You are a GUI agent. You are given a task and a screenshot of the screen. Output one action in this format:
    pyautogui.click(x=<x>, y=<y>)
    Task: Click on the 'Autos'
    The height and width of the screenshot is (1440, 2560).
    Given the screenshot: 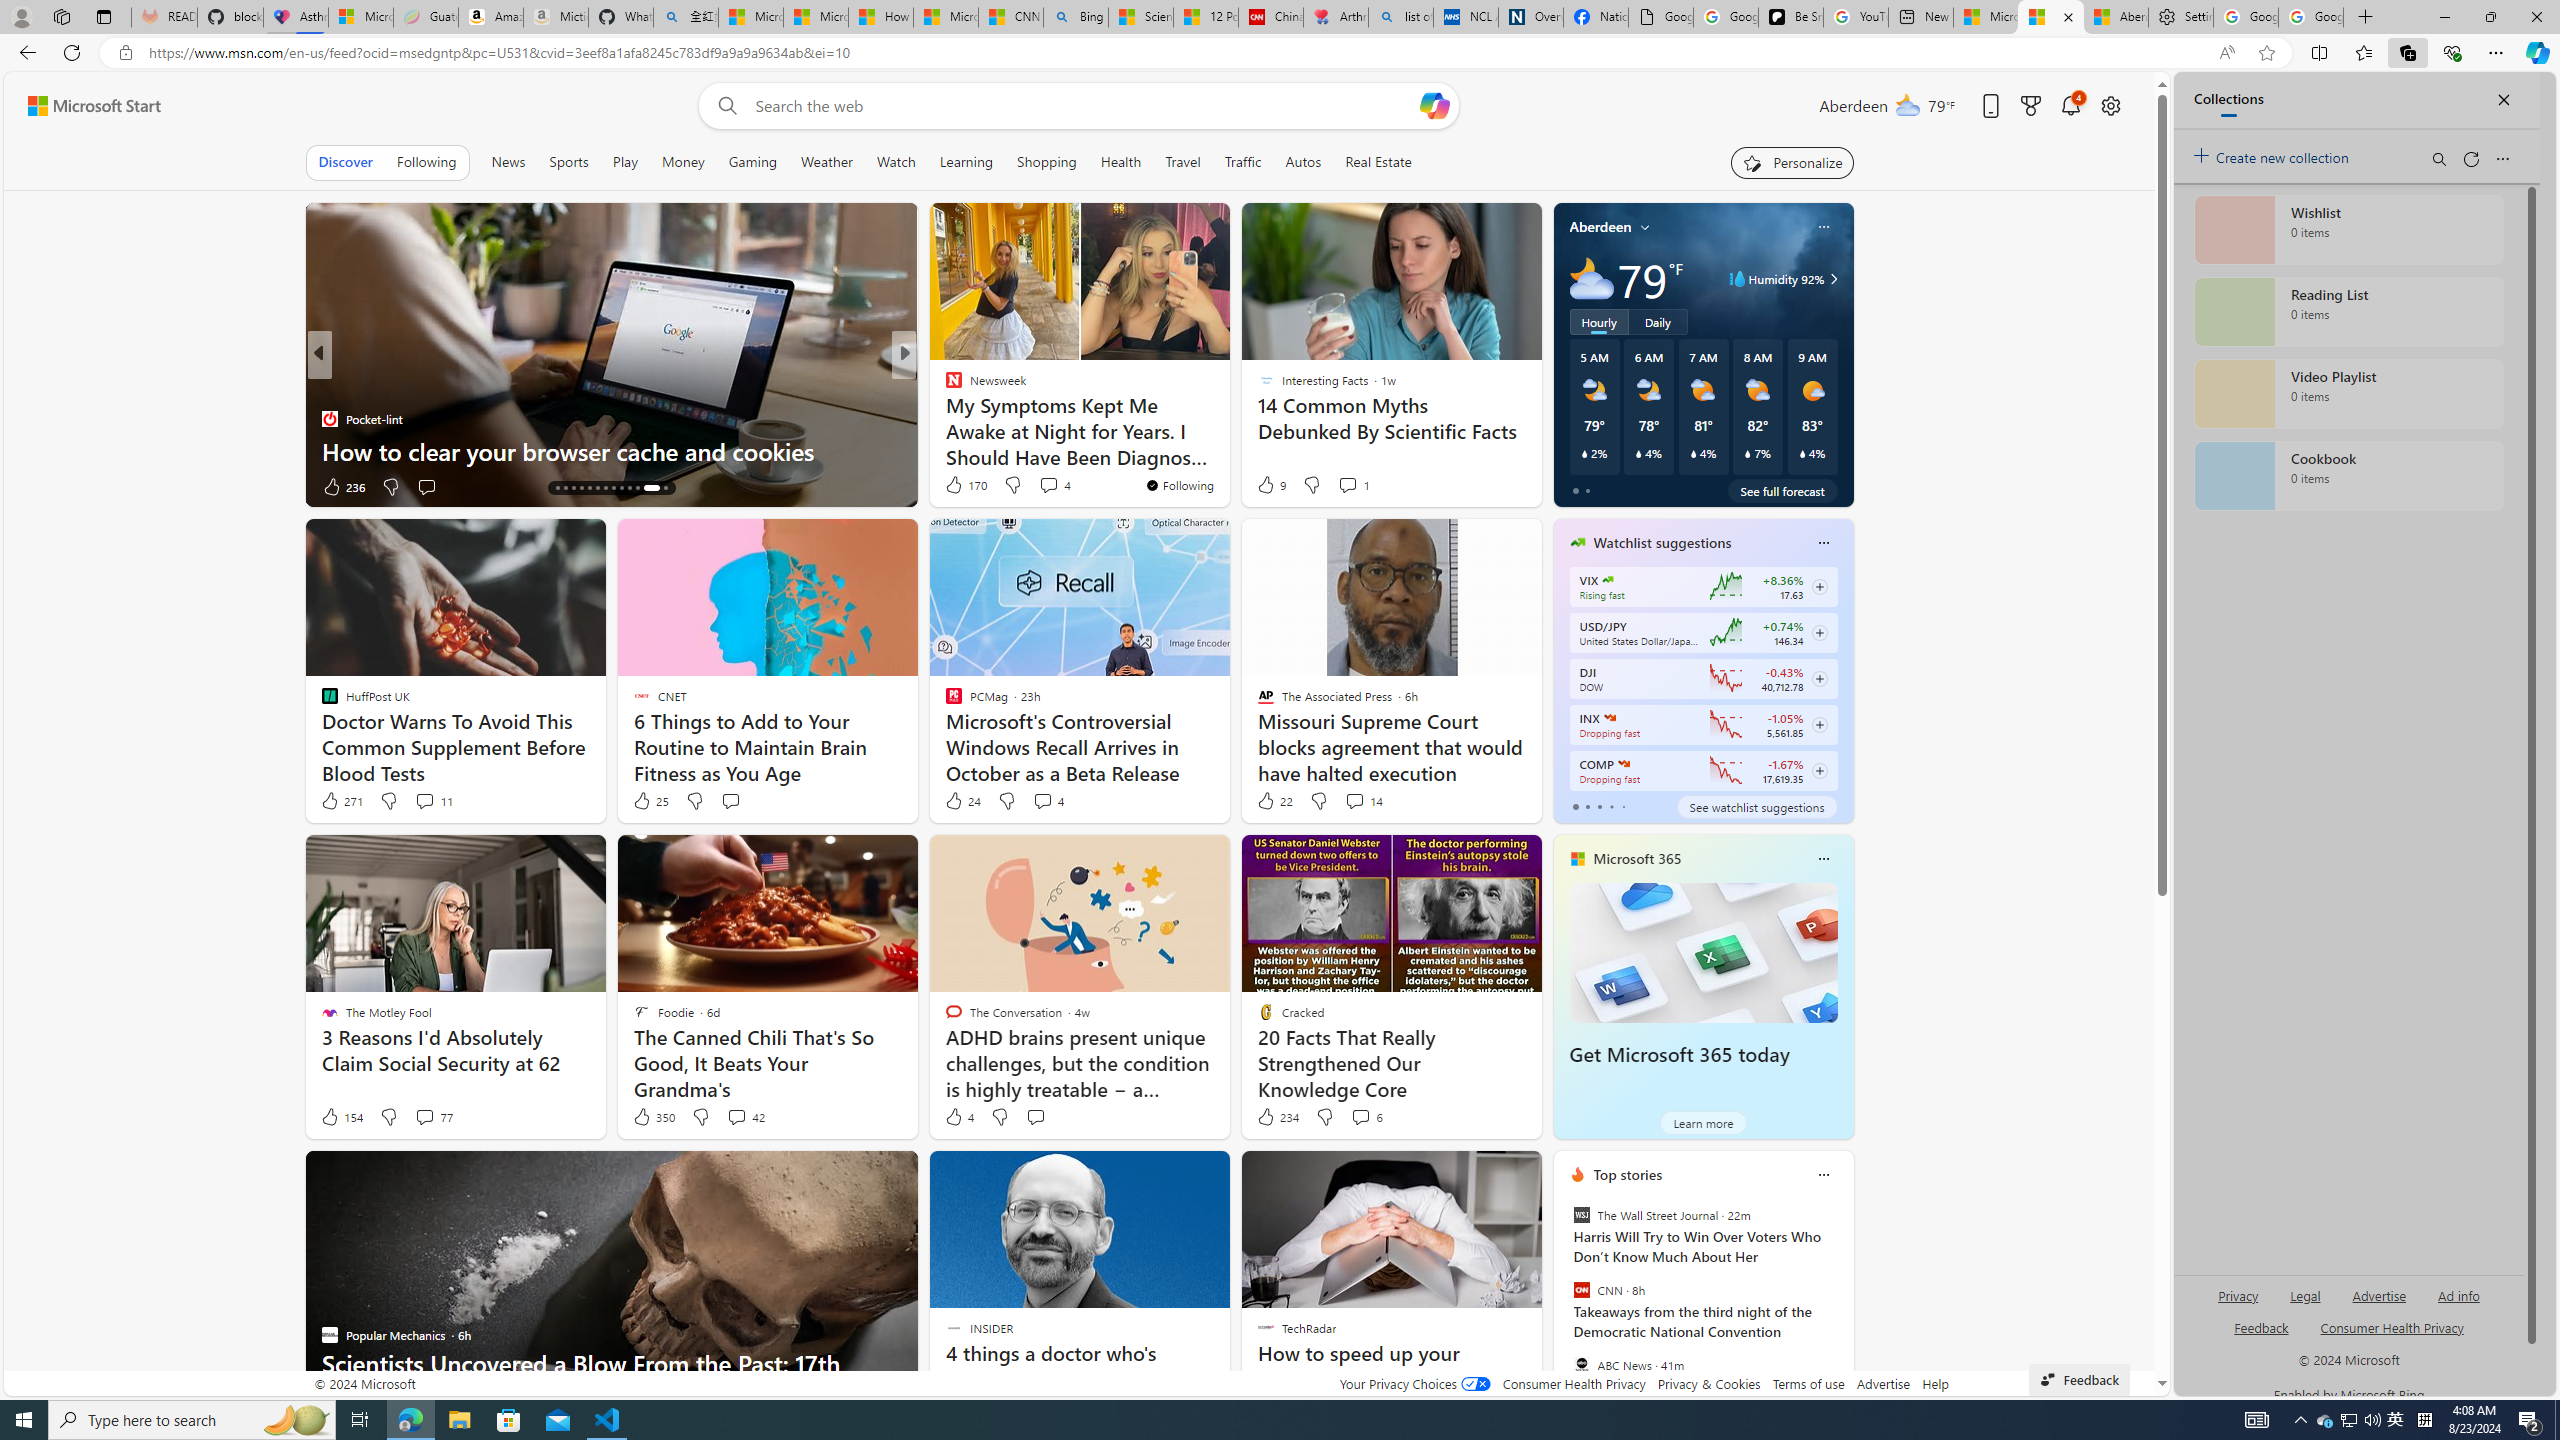 What is the action you would take?
    pyautogui.click(x=1303, y=161)
    